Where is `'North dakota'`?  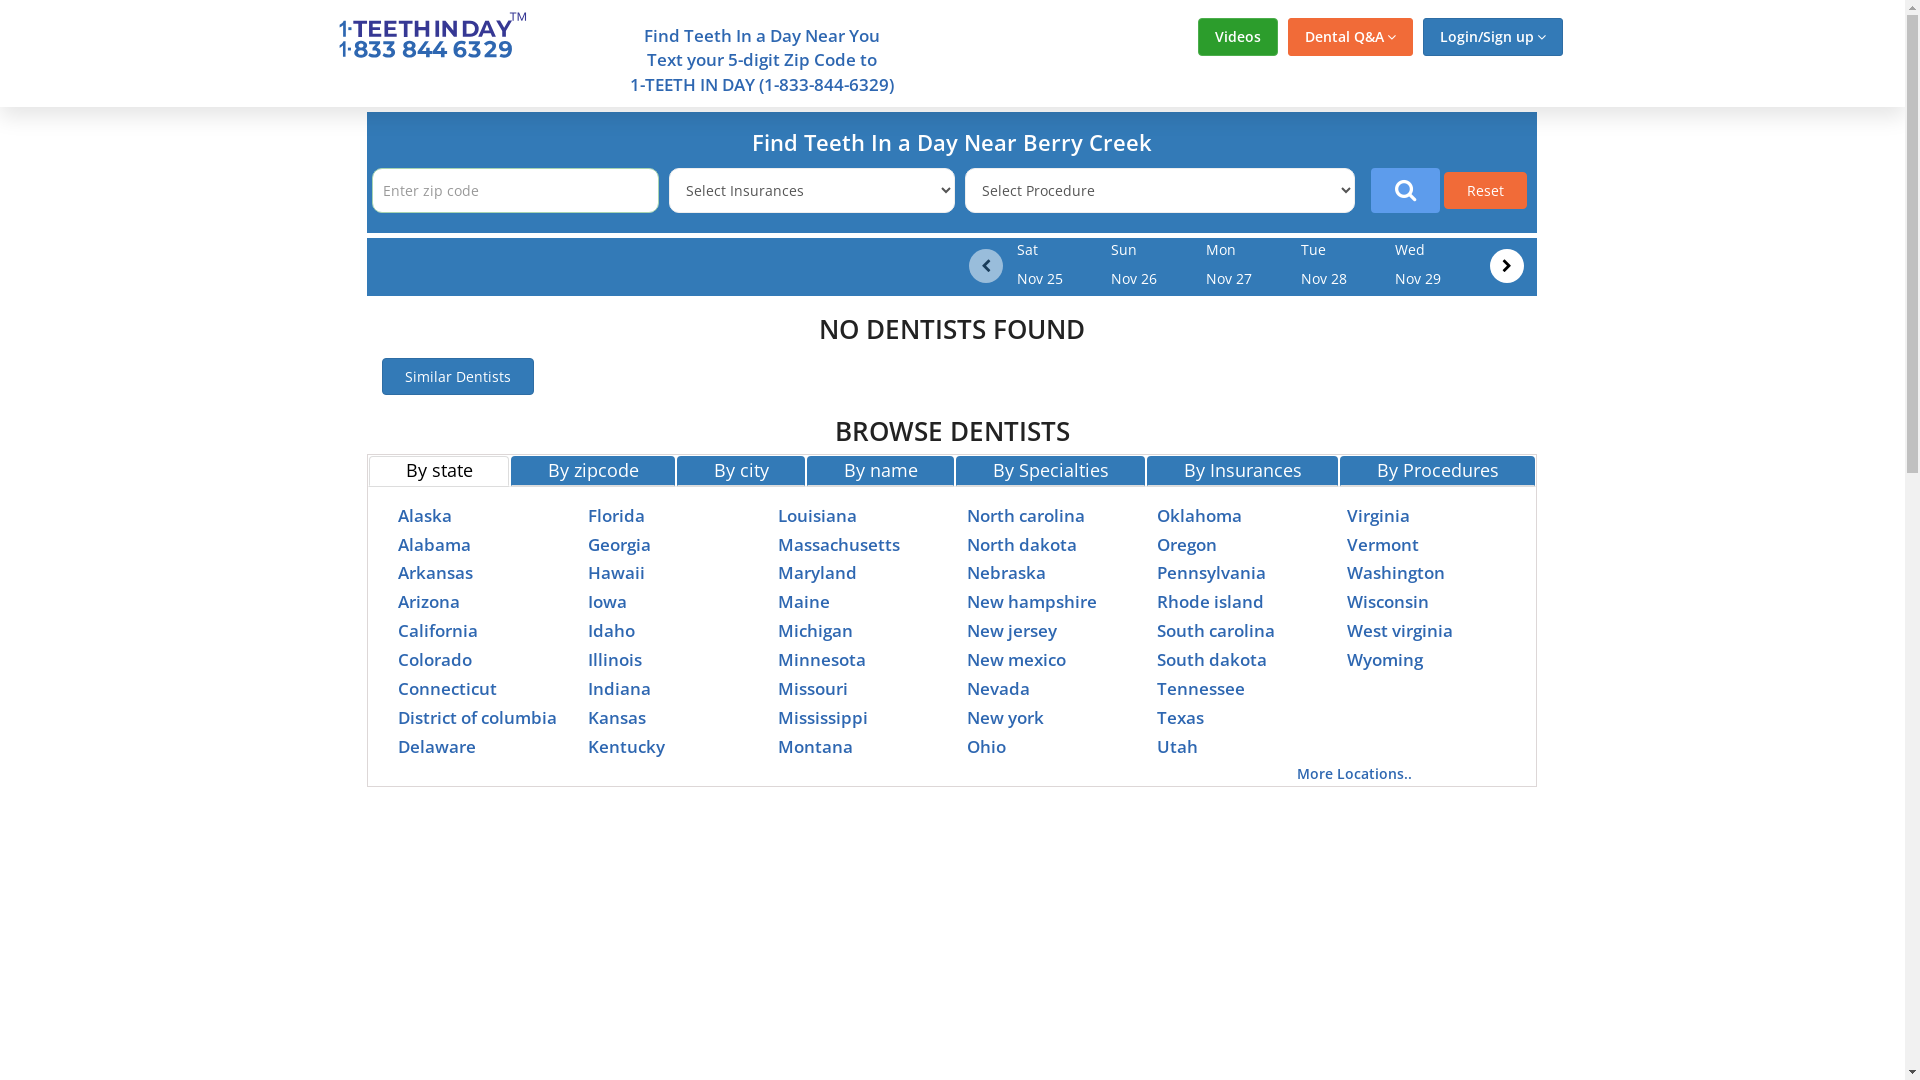
'North dakota' is located at coordinates (966, 544).